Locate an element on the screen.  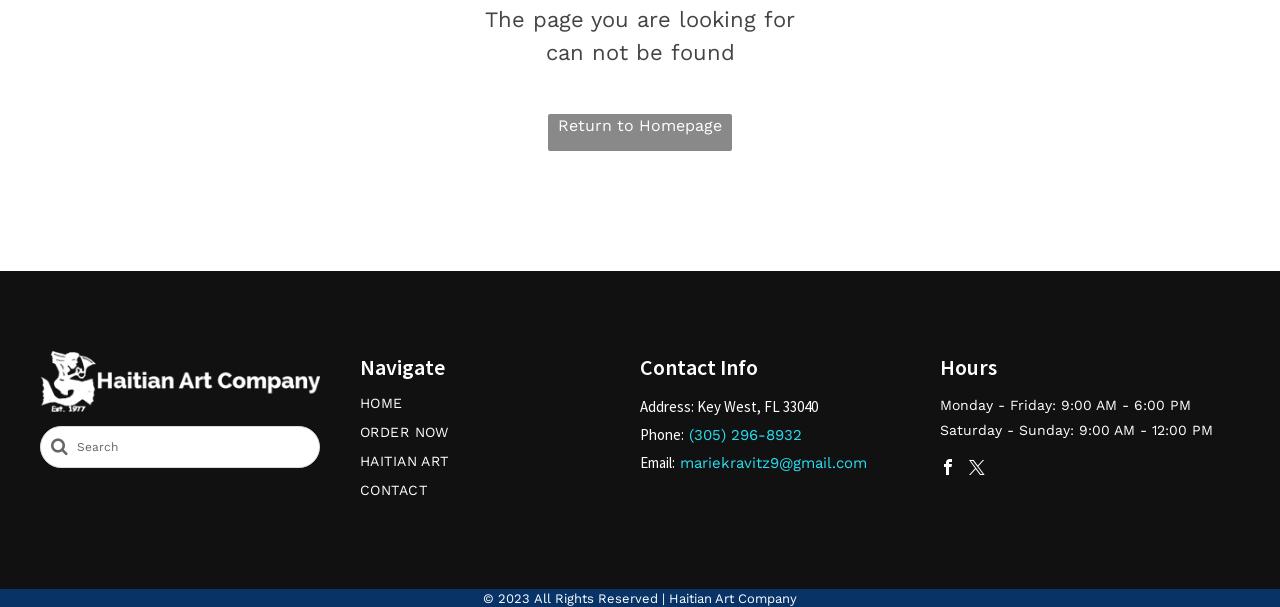
'The page you are looking for' is located at coordinates (484, 18).